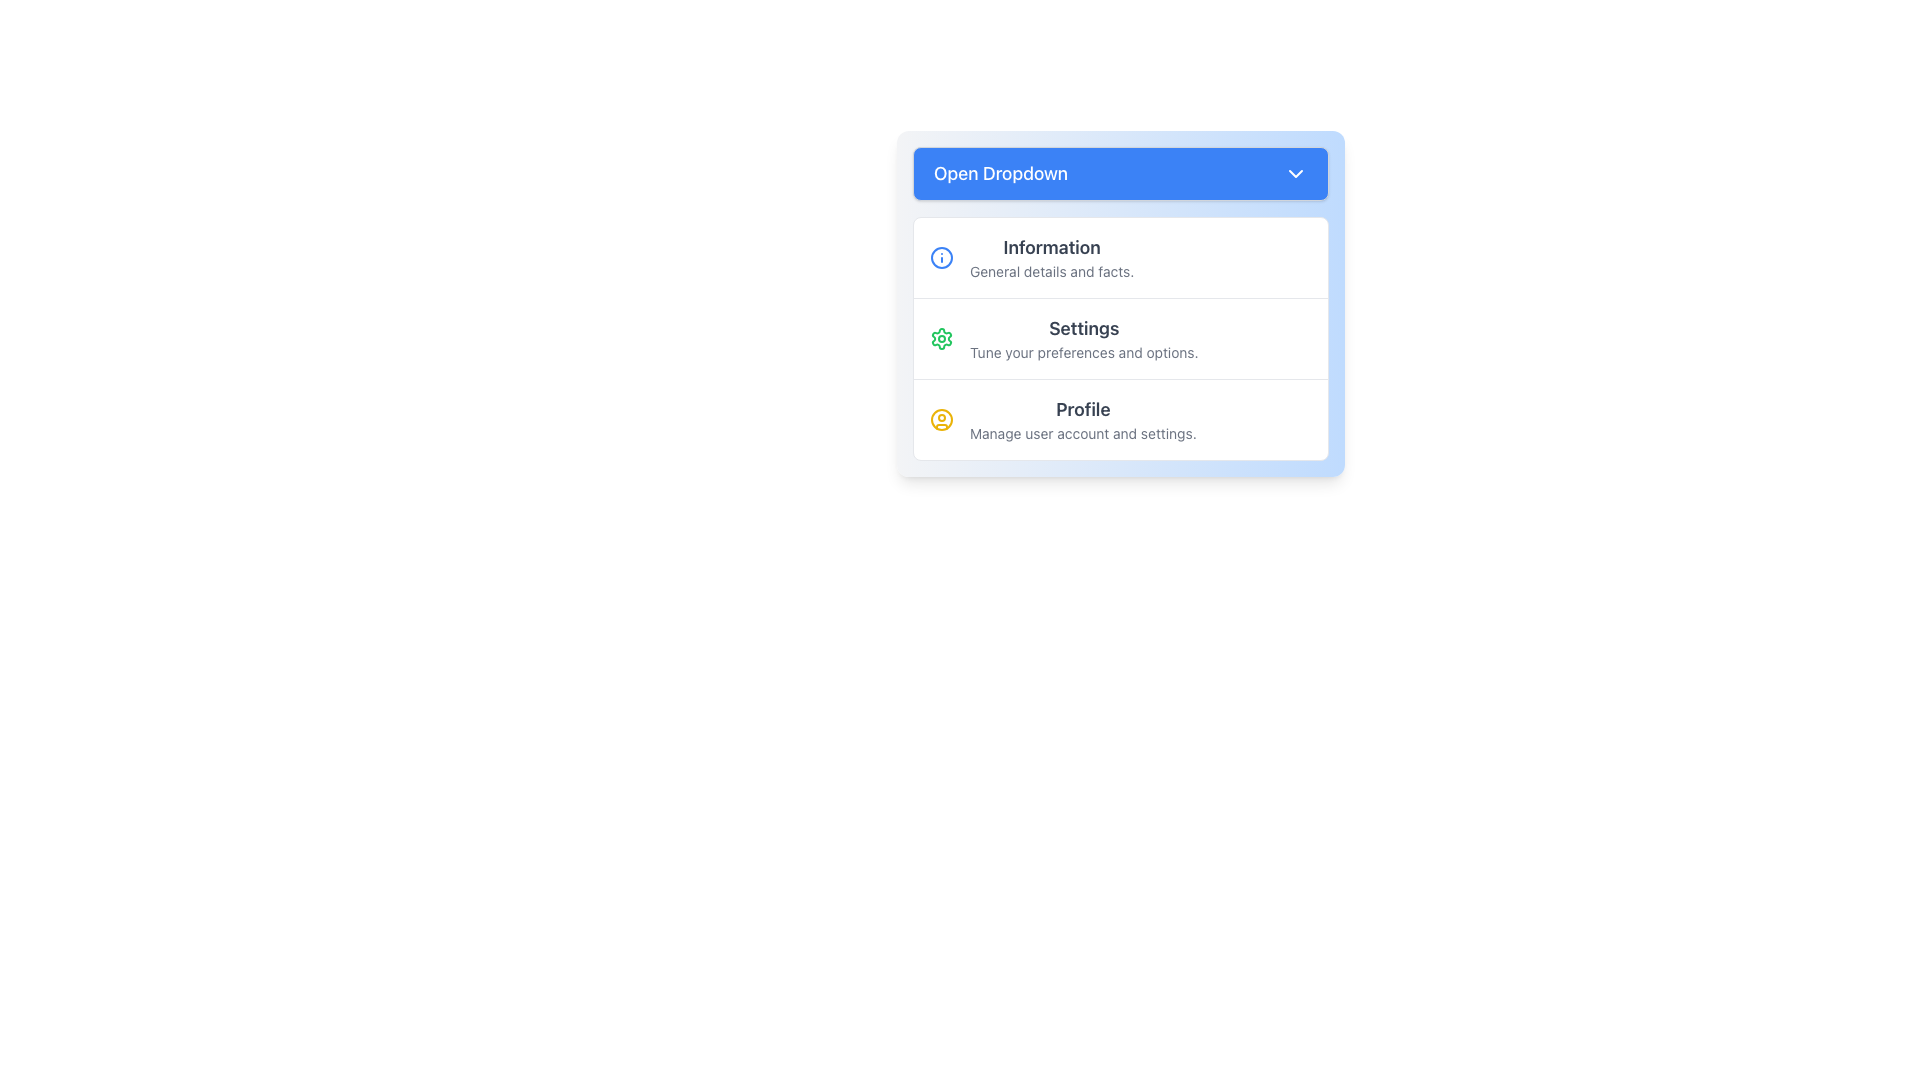  I want to click on the 'Profile' text label, which is a prominent element styled with a large bold font in dark gray, located in the dropdown interface under 'Open Dropdown', so click(1082, 408).